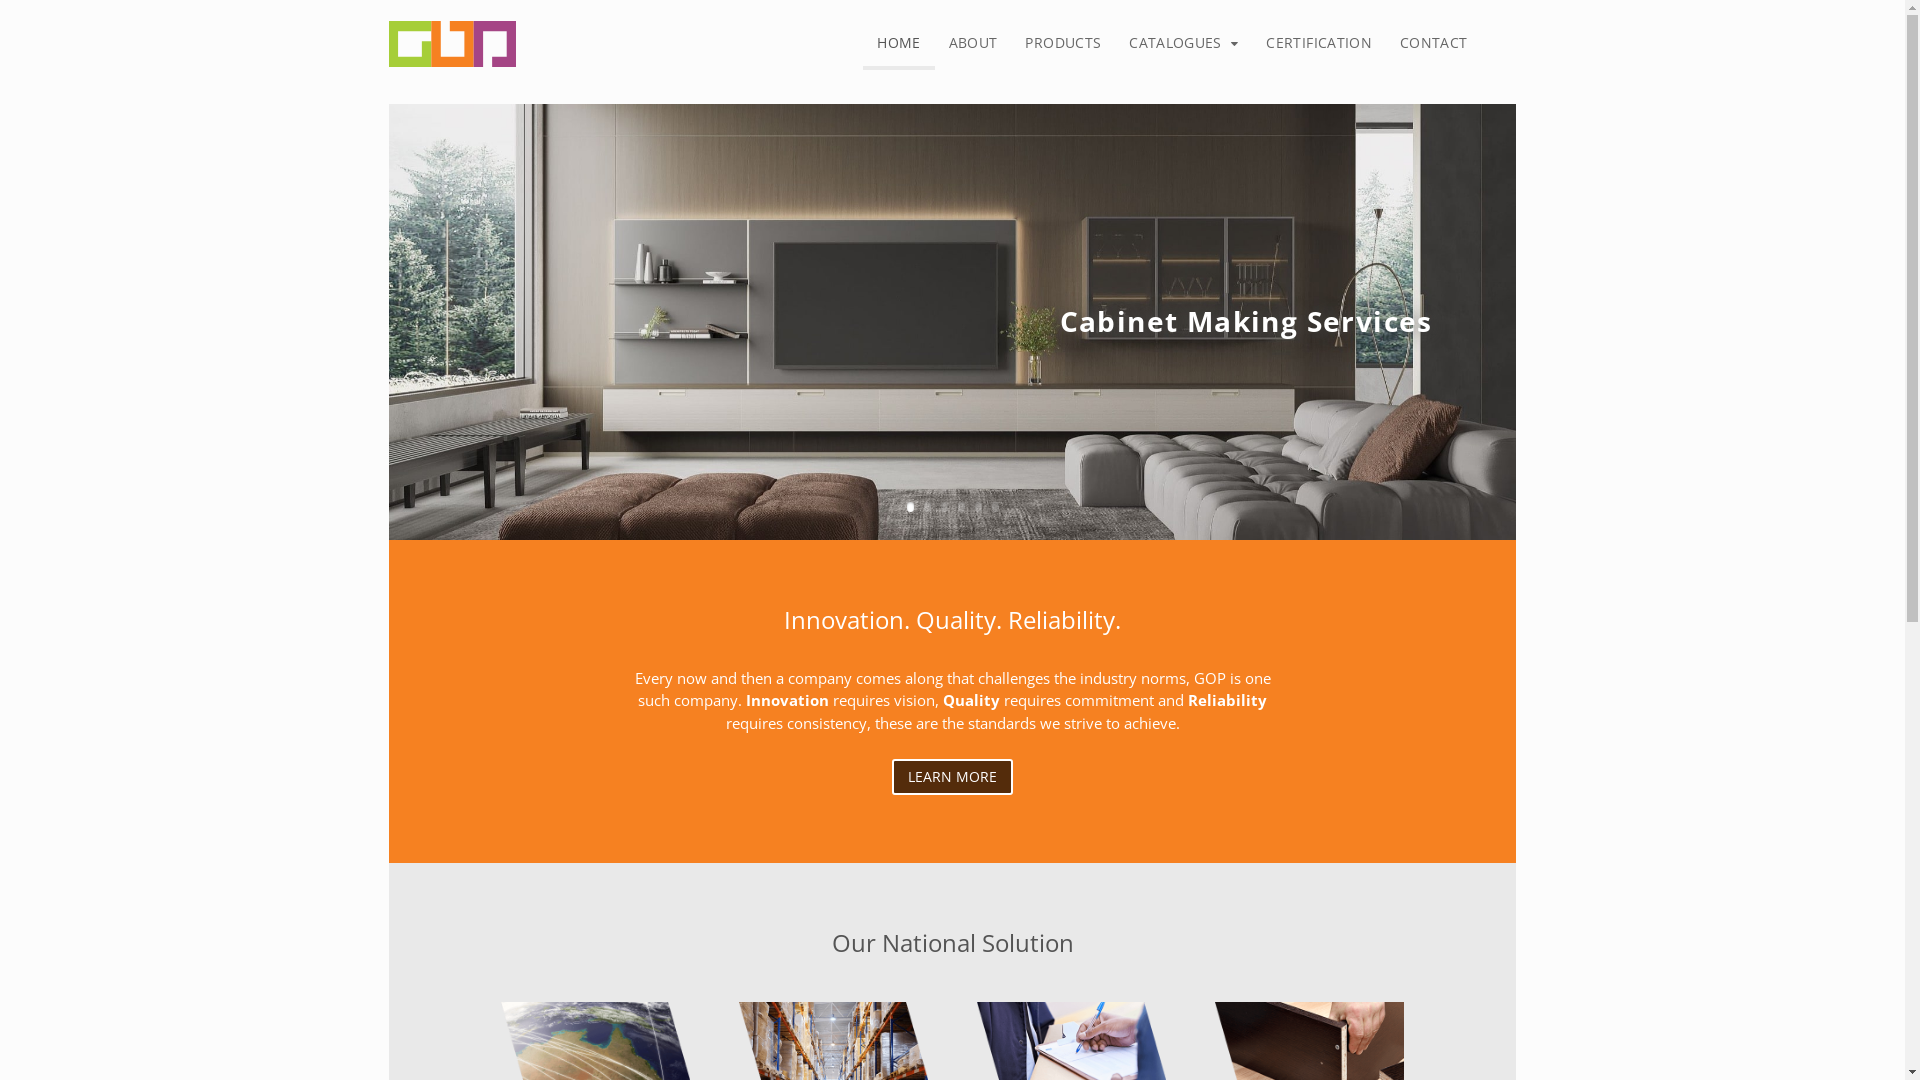 This screenshot has width=1920, height=1080. Describe the element at coordinates (905, 505) in the screenshot. I see `'1'` at that location.